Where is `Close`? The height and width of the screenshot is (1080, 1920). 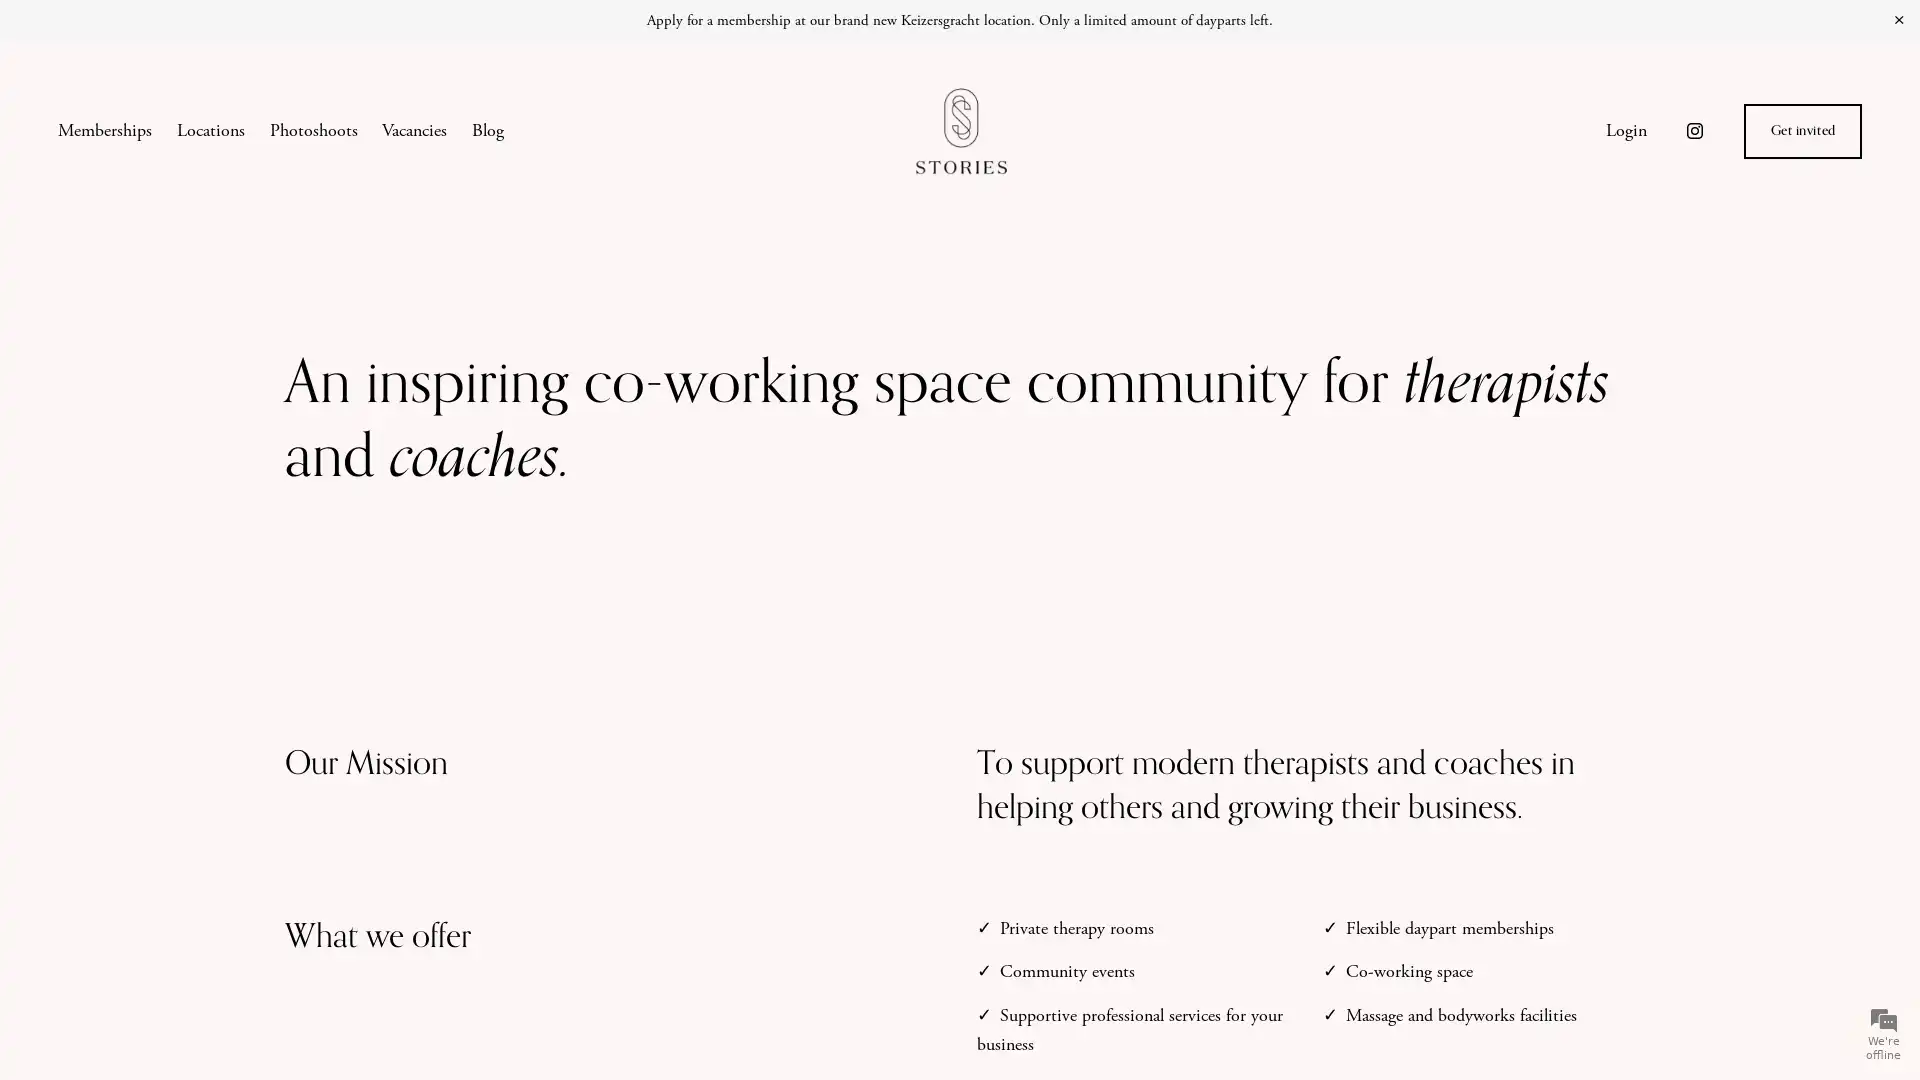
Close is located at coordinates (1312, 278).